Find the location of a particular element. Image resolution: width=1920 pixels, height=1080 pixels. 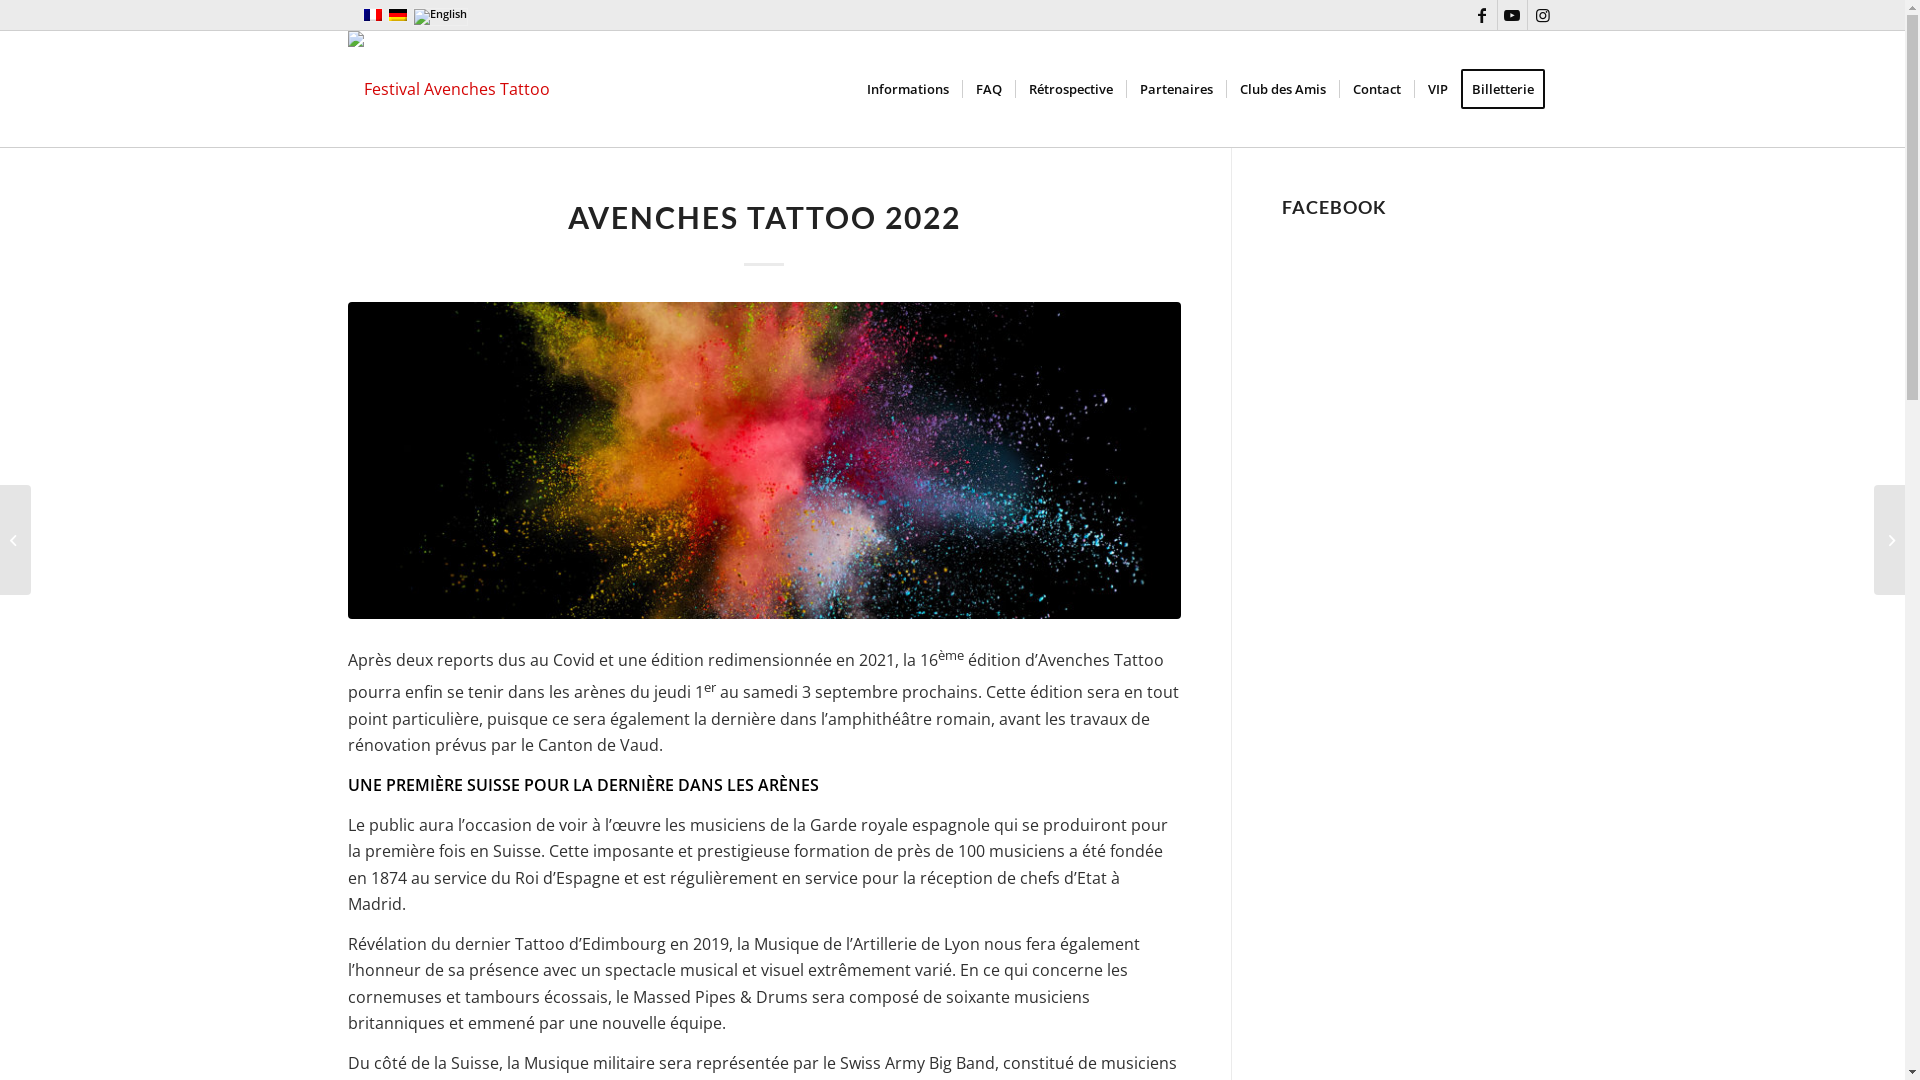

'Facebook' is located at coordinates (1482, 15).